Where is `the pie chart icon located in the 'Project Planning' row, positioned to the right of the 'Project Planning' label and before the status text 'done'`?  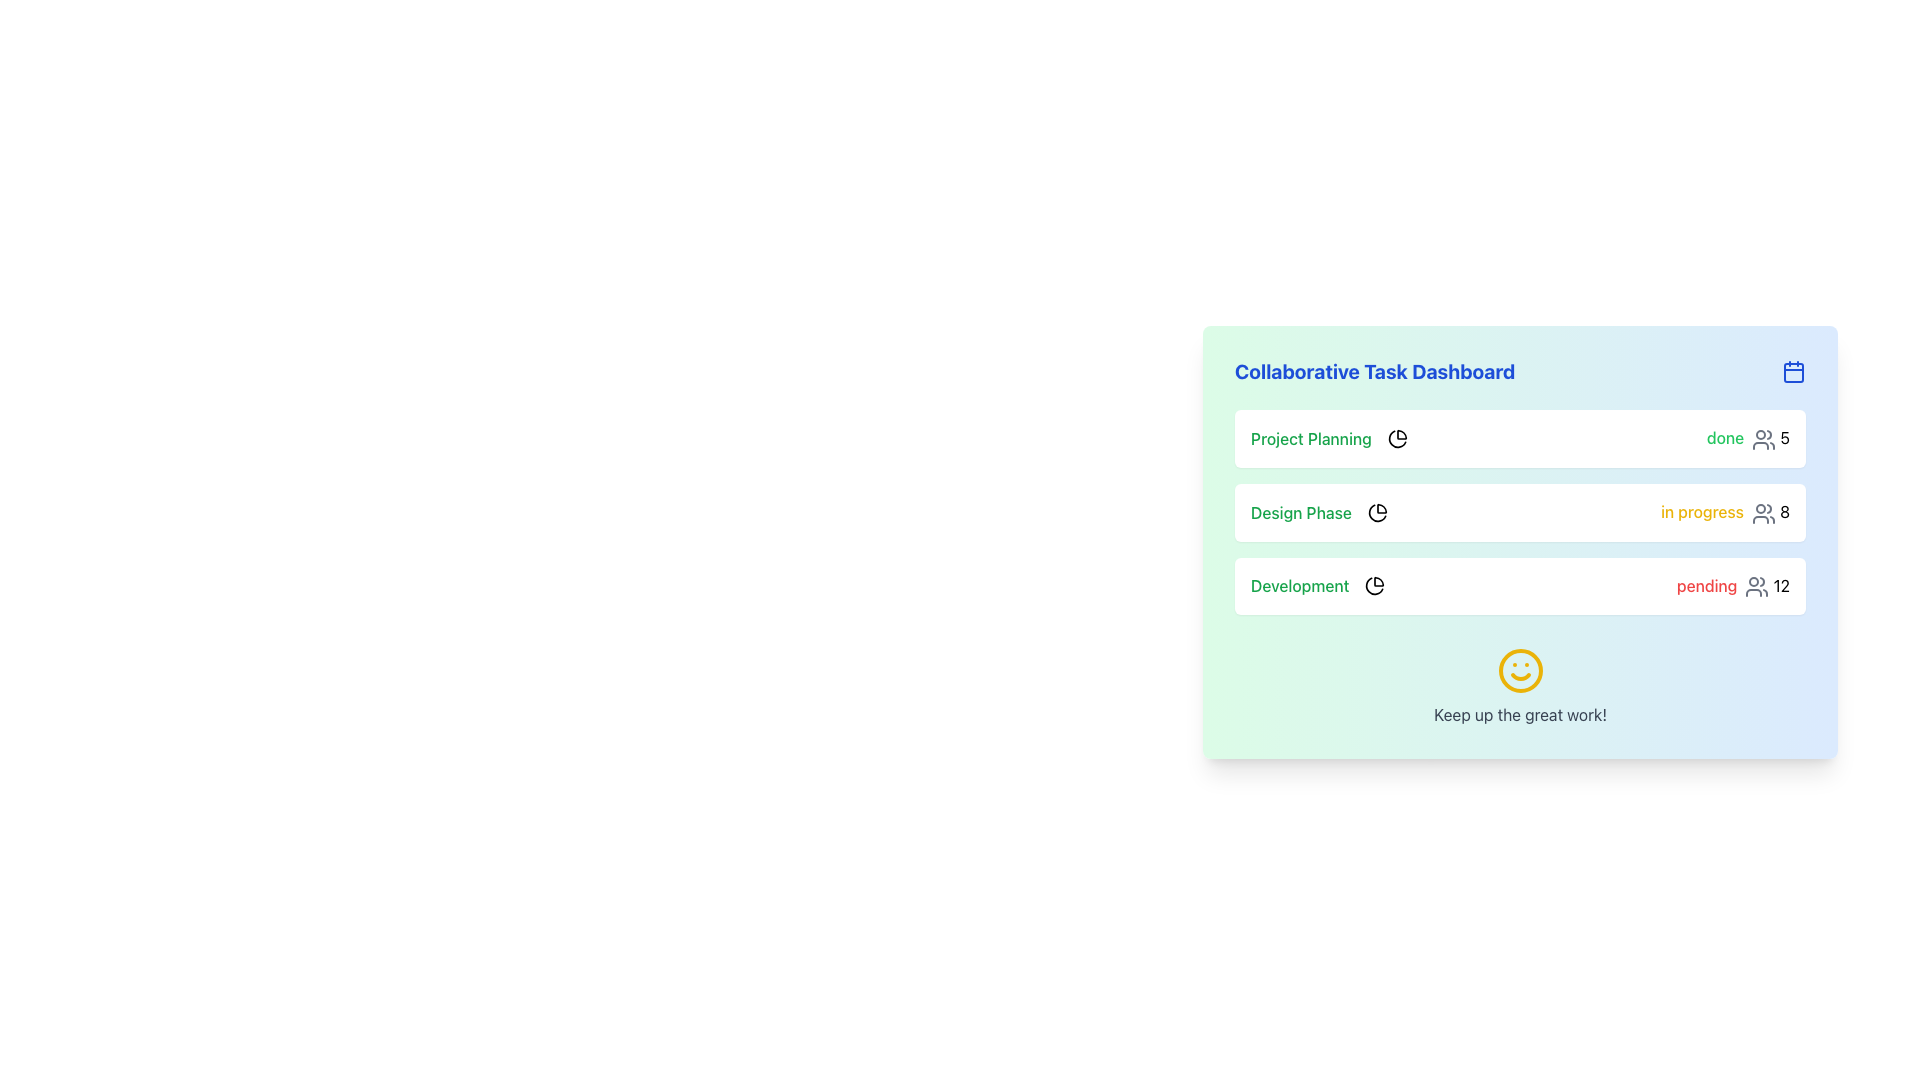 the pie chart icon located in the 'Project Planning' row, positioned to the right of the 'Project Planning' label and before the status text 'done' is located at coordinates (1396, 437).